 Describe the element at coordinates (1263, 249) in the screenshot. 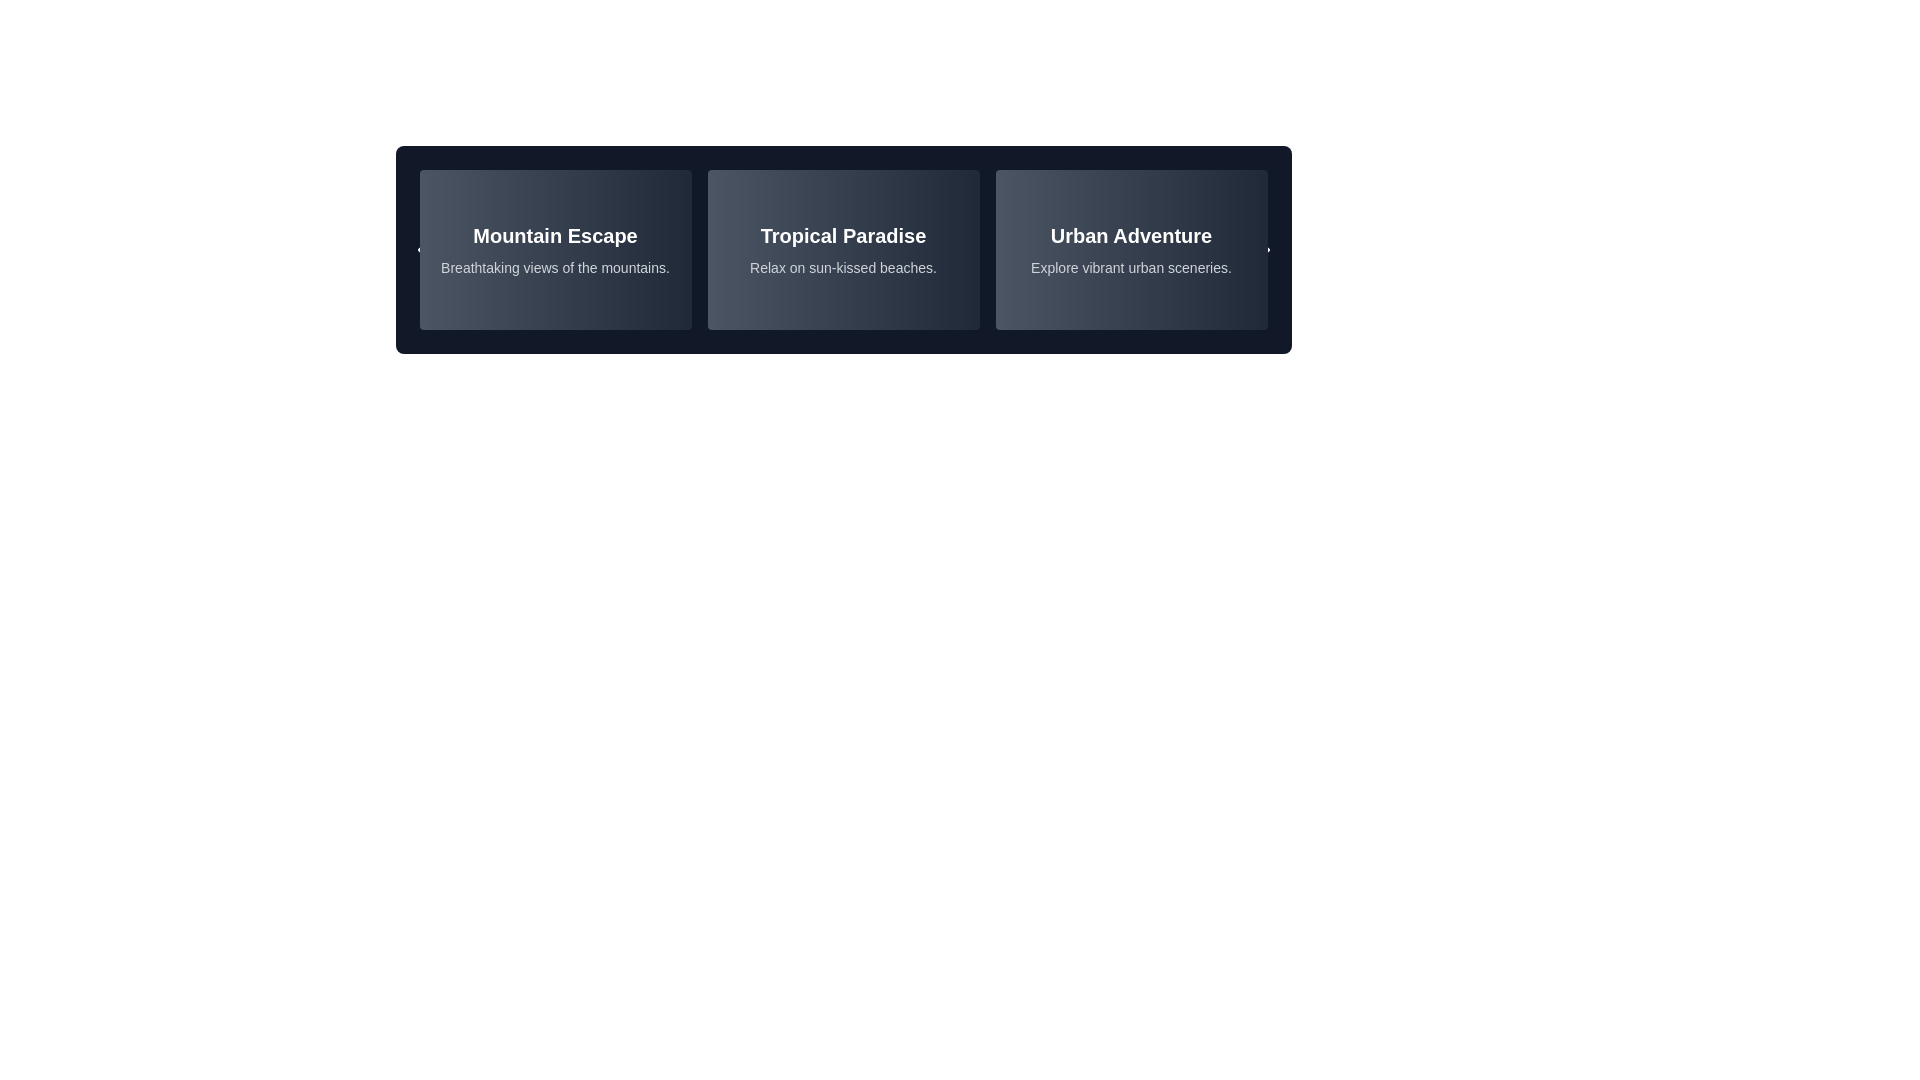

I see `the chevron-right arrow icon within the 'Urban Adventure' card` at that location.